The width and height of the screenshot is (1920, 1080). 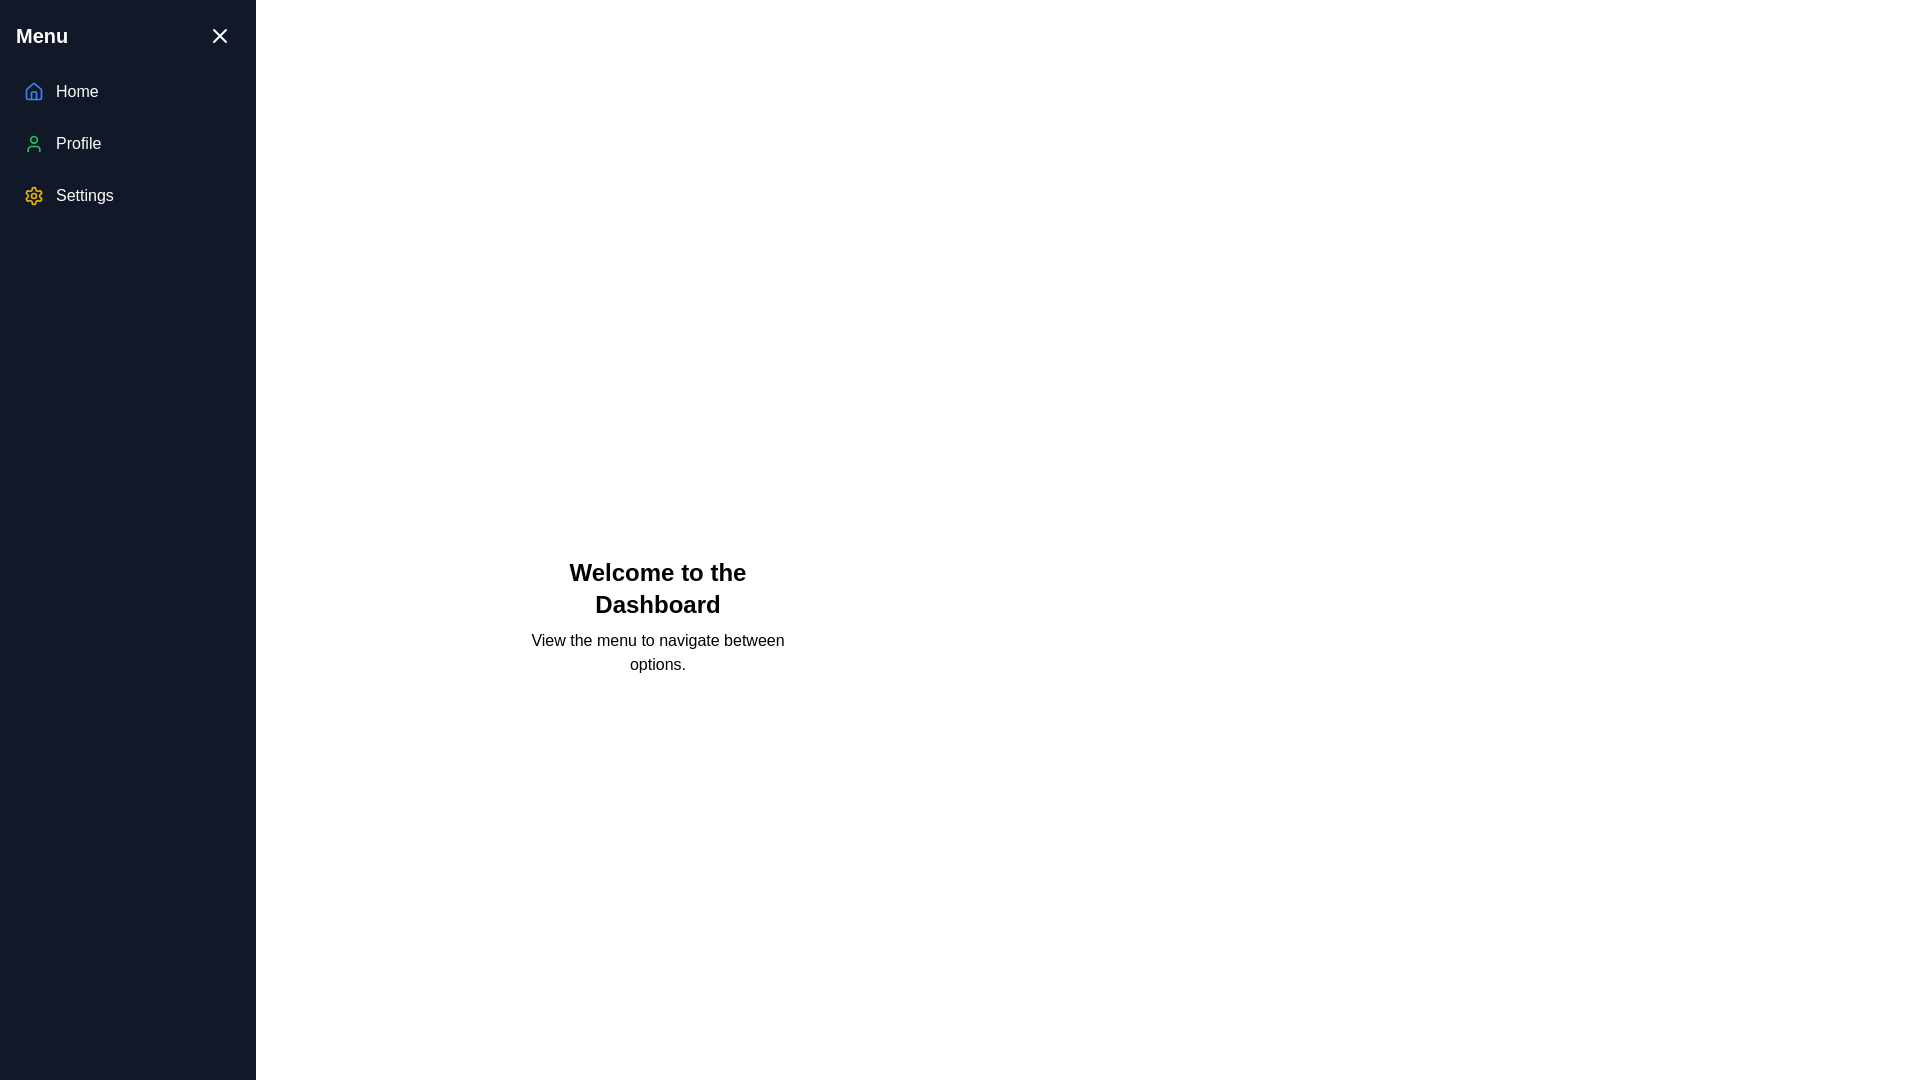 I want to click on the bottommost list item in the vertical navigation menu, so click(x=127, y=196).